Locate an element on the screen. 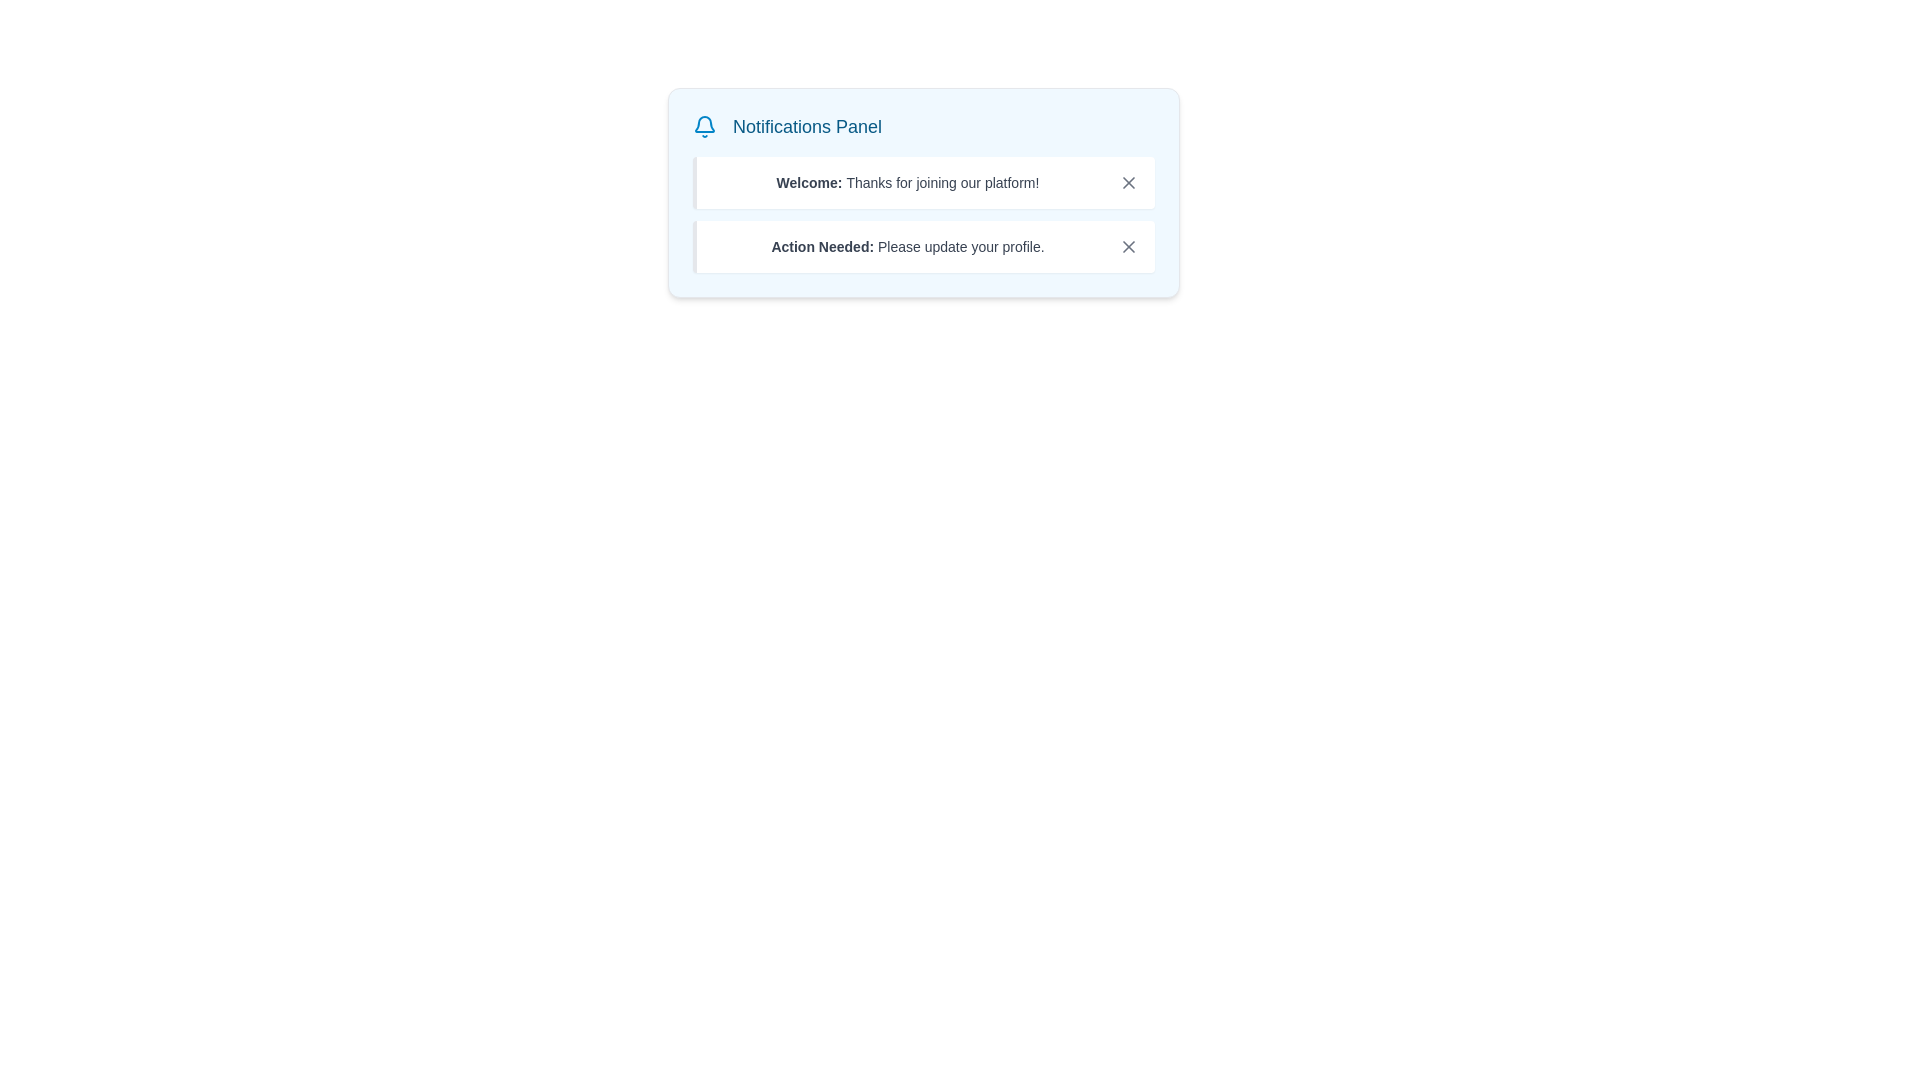 Image resolution: width=1920 pixels, height=1080 pixels. the static text element displaying the message 'Welcome: Thanks for joining our platform!', which is styled in a smaller gray font and located within a notification box is located at coordinates (906, 182).